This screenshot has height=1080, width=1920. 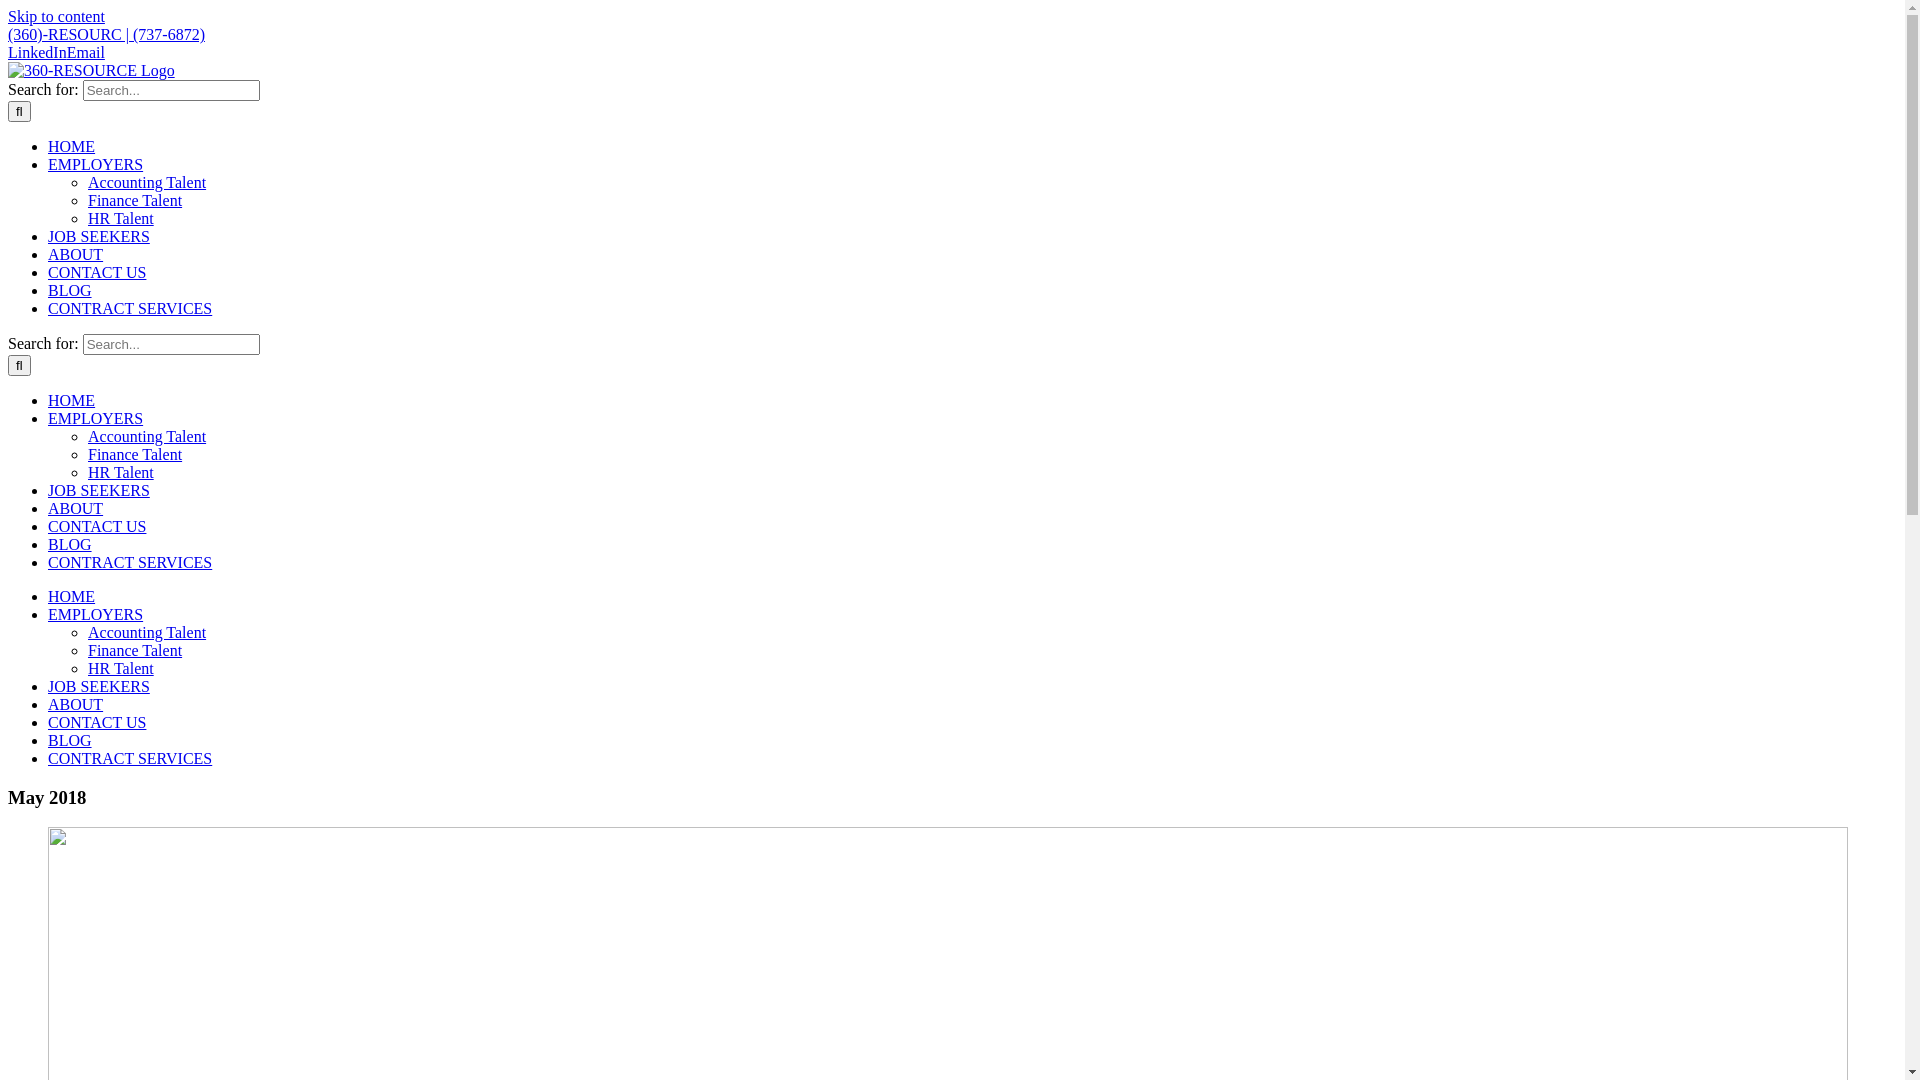 What do you see at coordinates (8, 16) in the screenshot?
I see `'Skip to content'` at bounding box center [8, 16].